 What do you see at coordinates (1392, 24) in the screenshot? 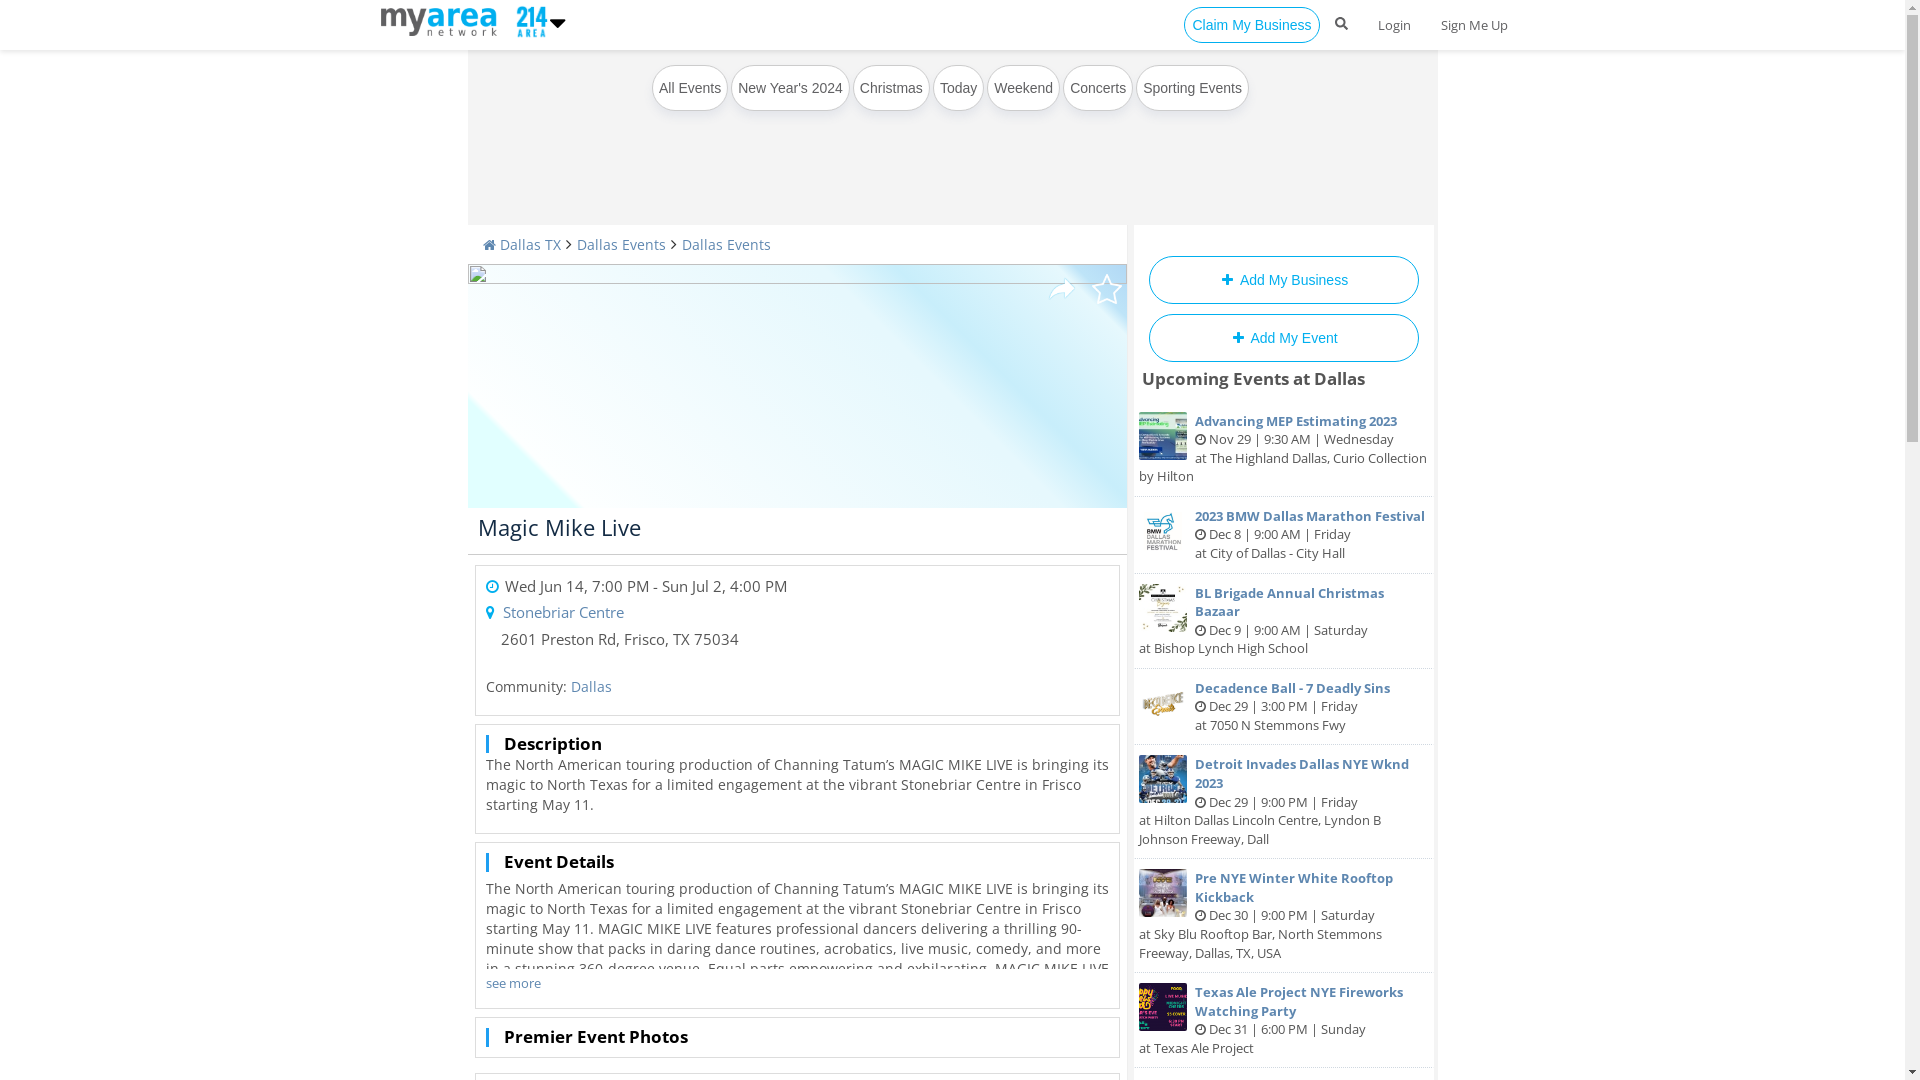
I see `'Login'` at bounding box center [1392, 24].